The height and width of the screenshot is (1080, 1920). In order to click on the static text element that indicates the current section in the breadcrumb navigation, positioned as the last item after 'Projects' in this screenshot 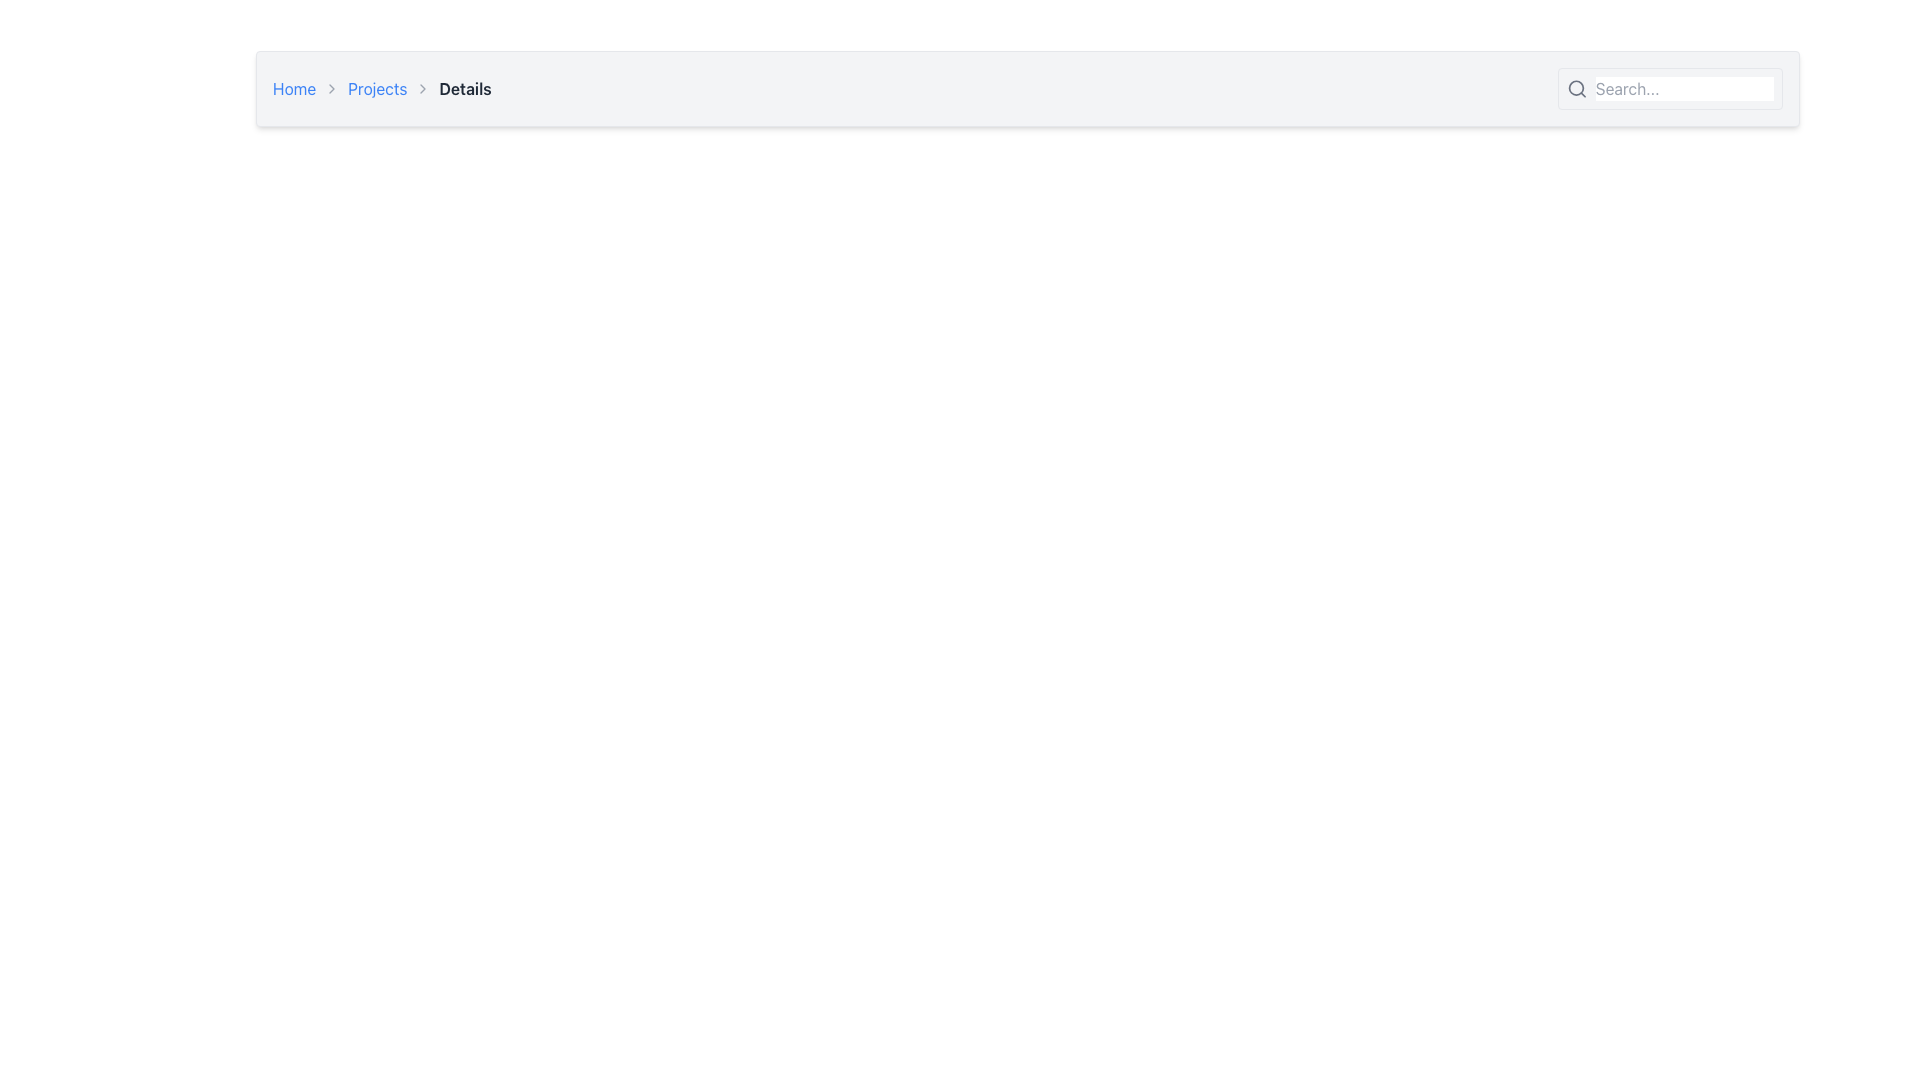, I will do `click(464, 87)`.